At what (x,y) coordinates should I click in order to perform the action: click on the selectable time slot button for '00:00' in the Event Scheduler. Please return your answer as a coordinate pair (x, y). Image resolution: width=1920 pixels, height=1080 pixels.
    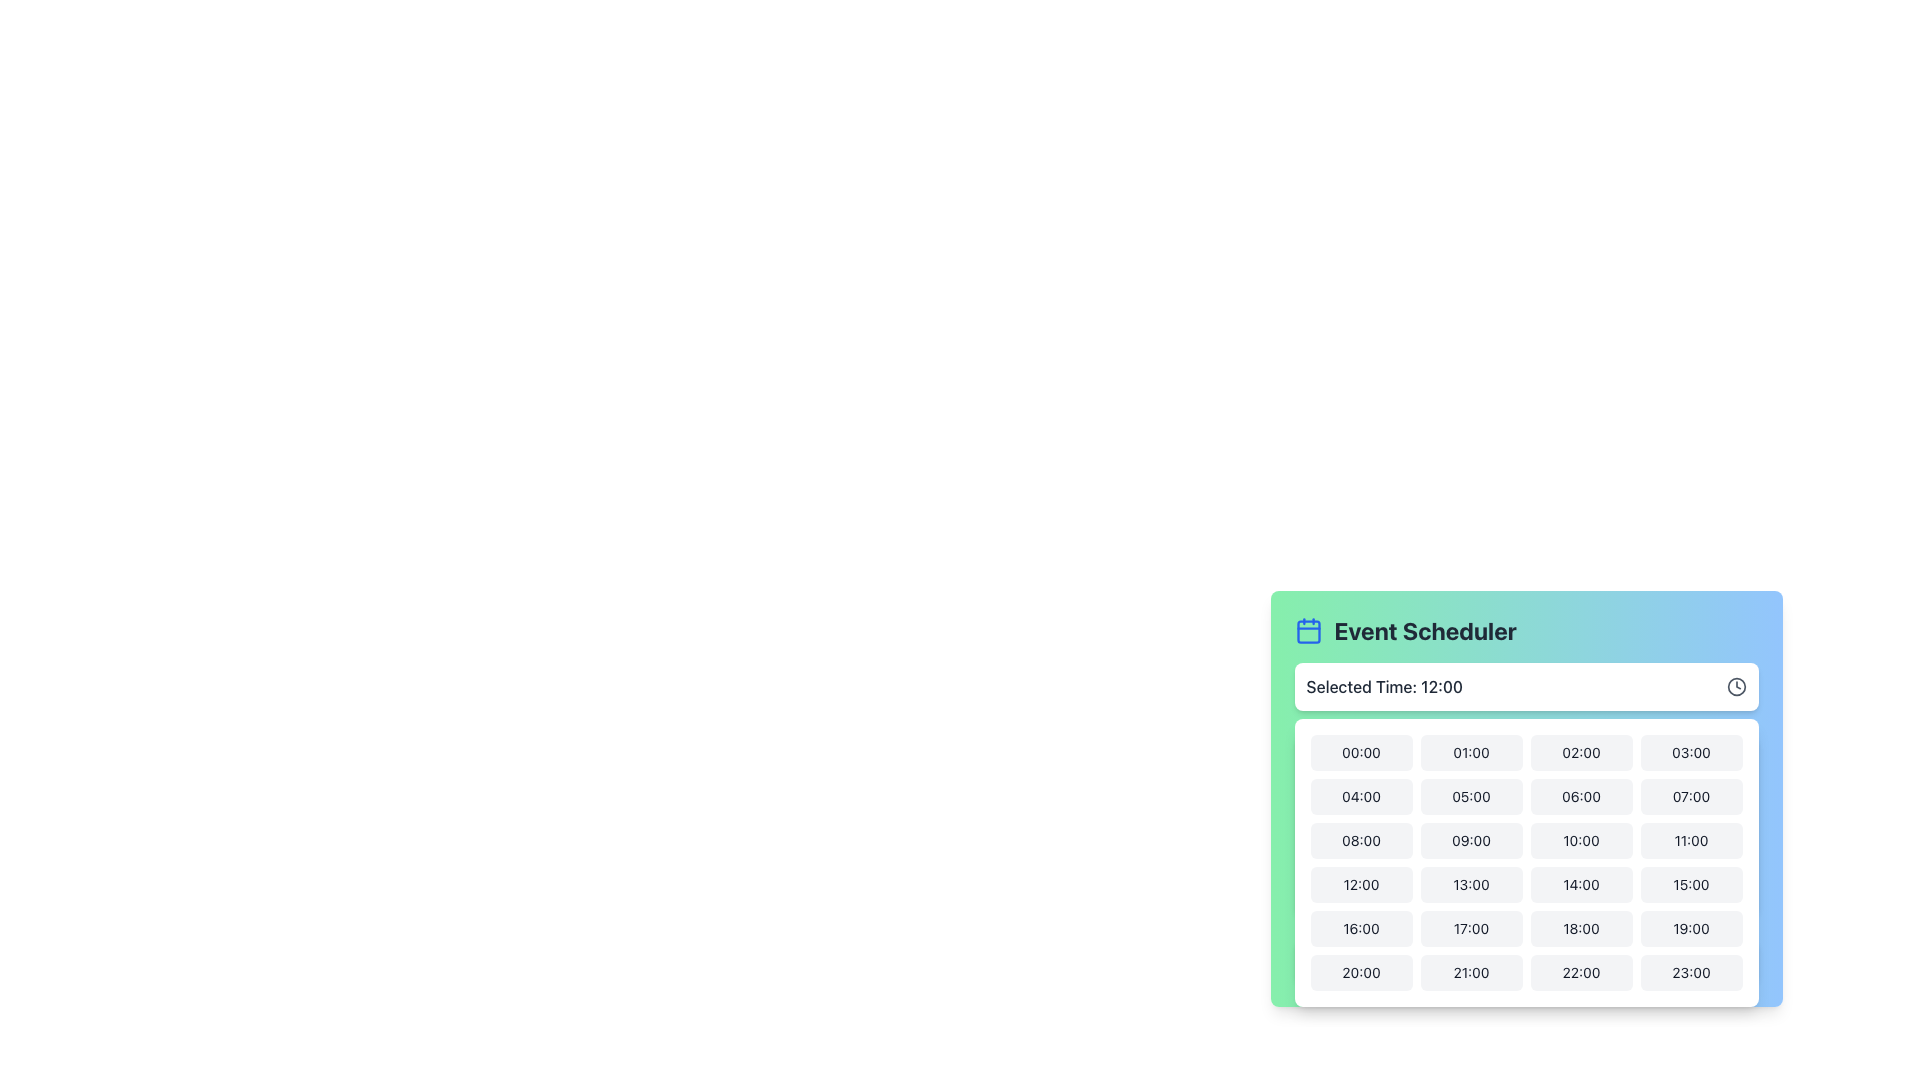
    Looking at the image, I should click on (1360, 752).